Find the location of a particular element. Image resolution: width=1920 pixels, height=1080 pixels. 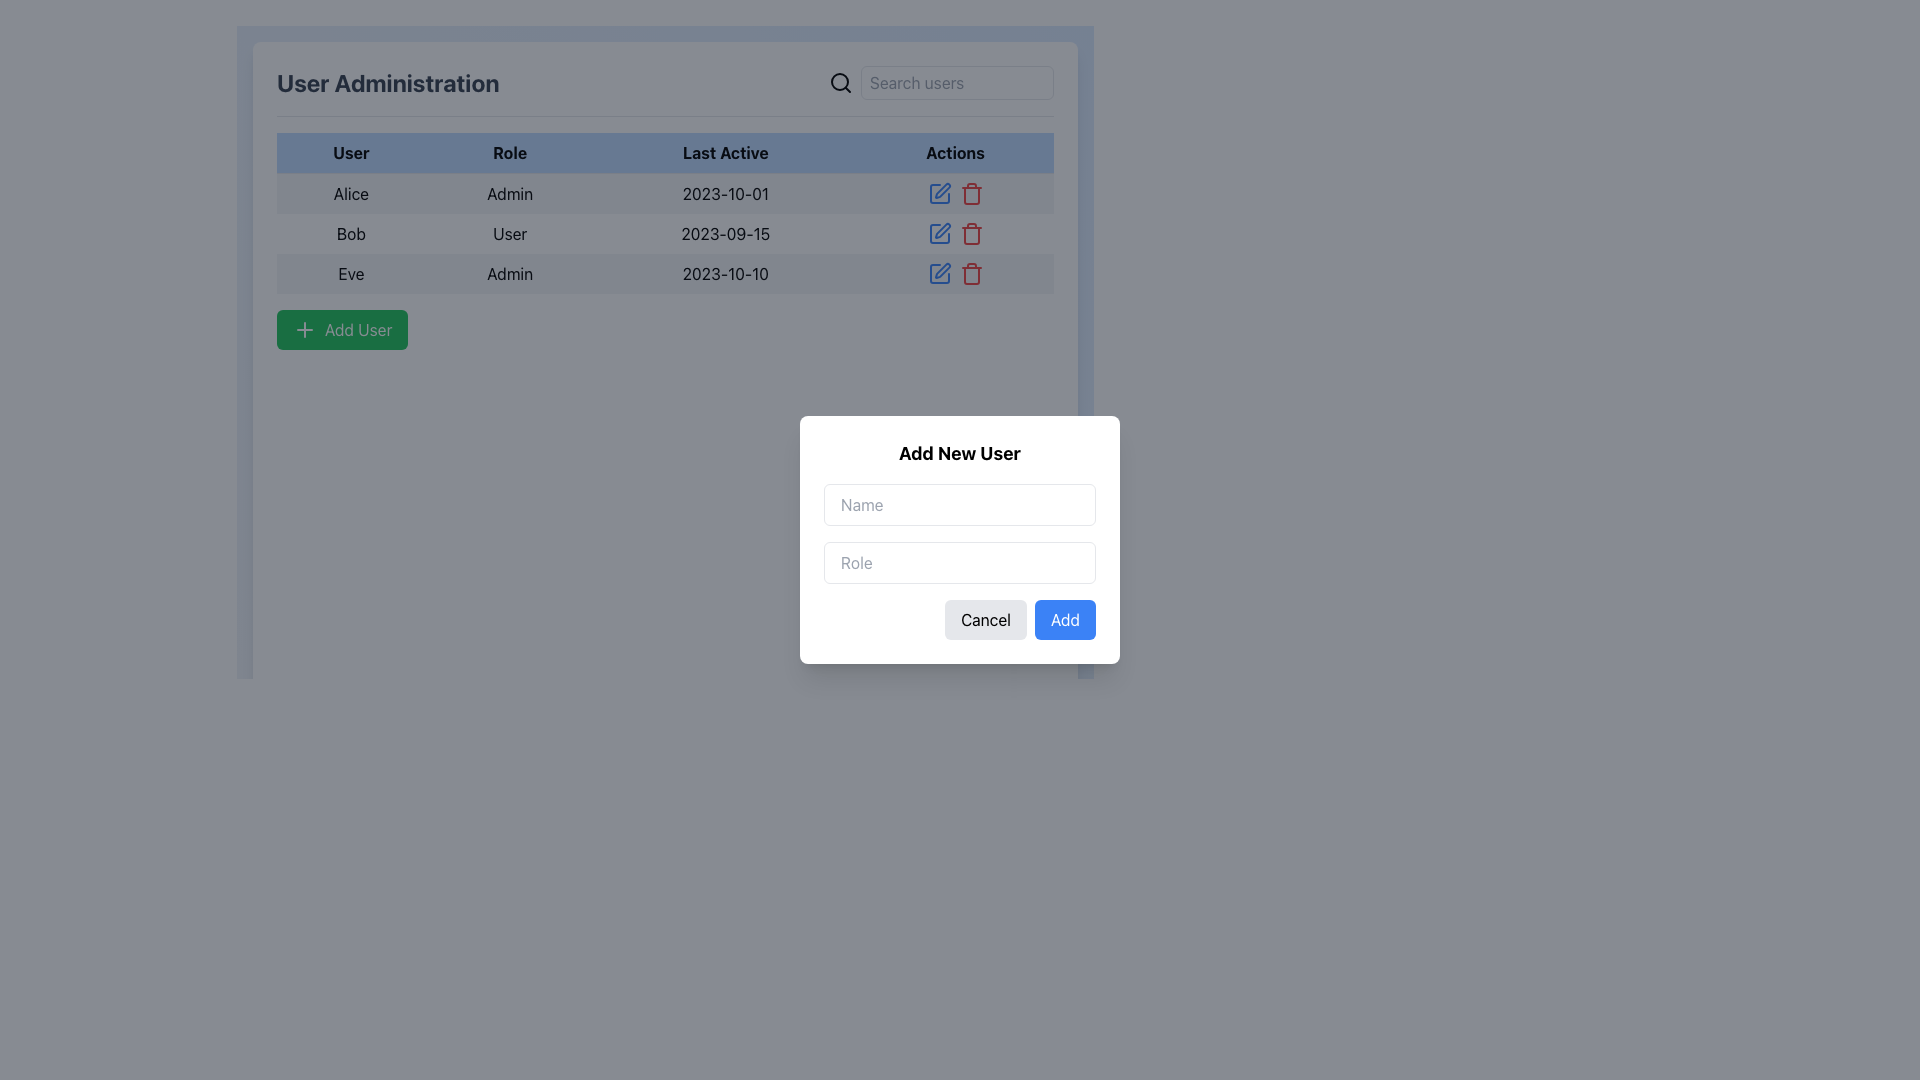

text label displaying '2023-09-15' in the 'Last Active' column of the User Administration section is located at coordinates (724, 233).